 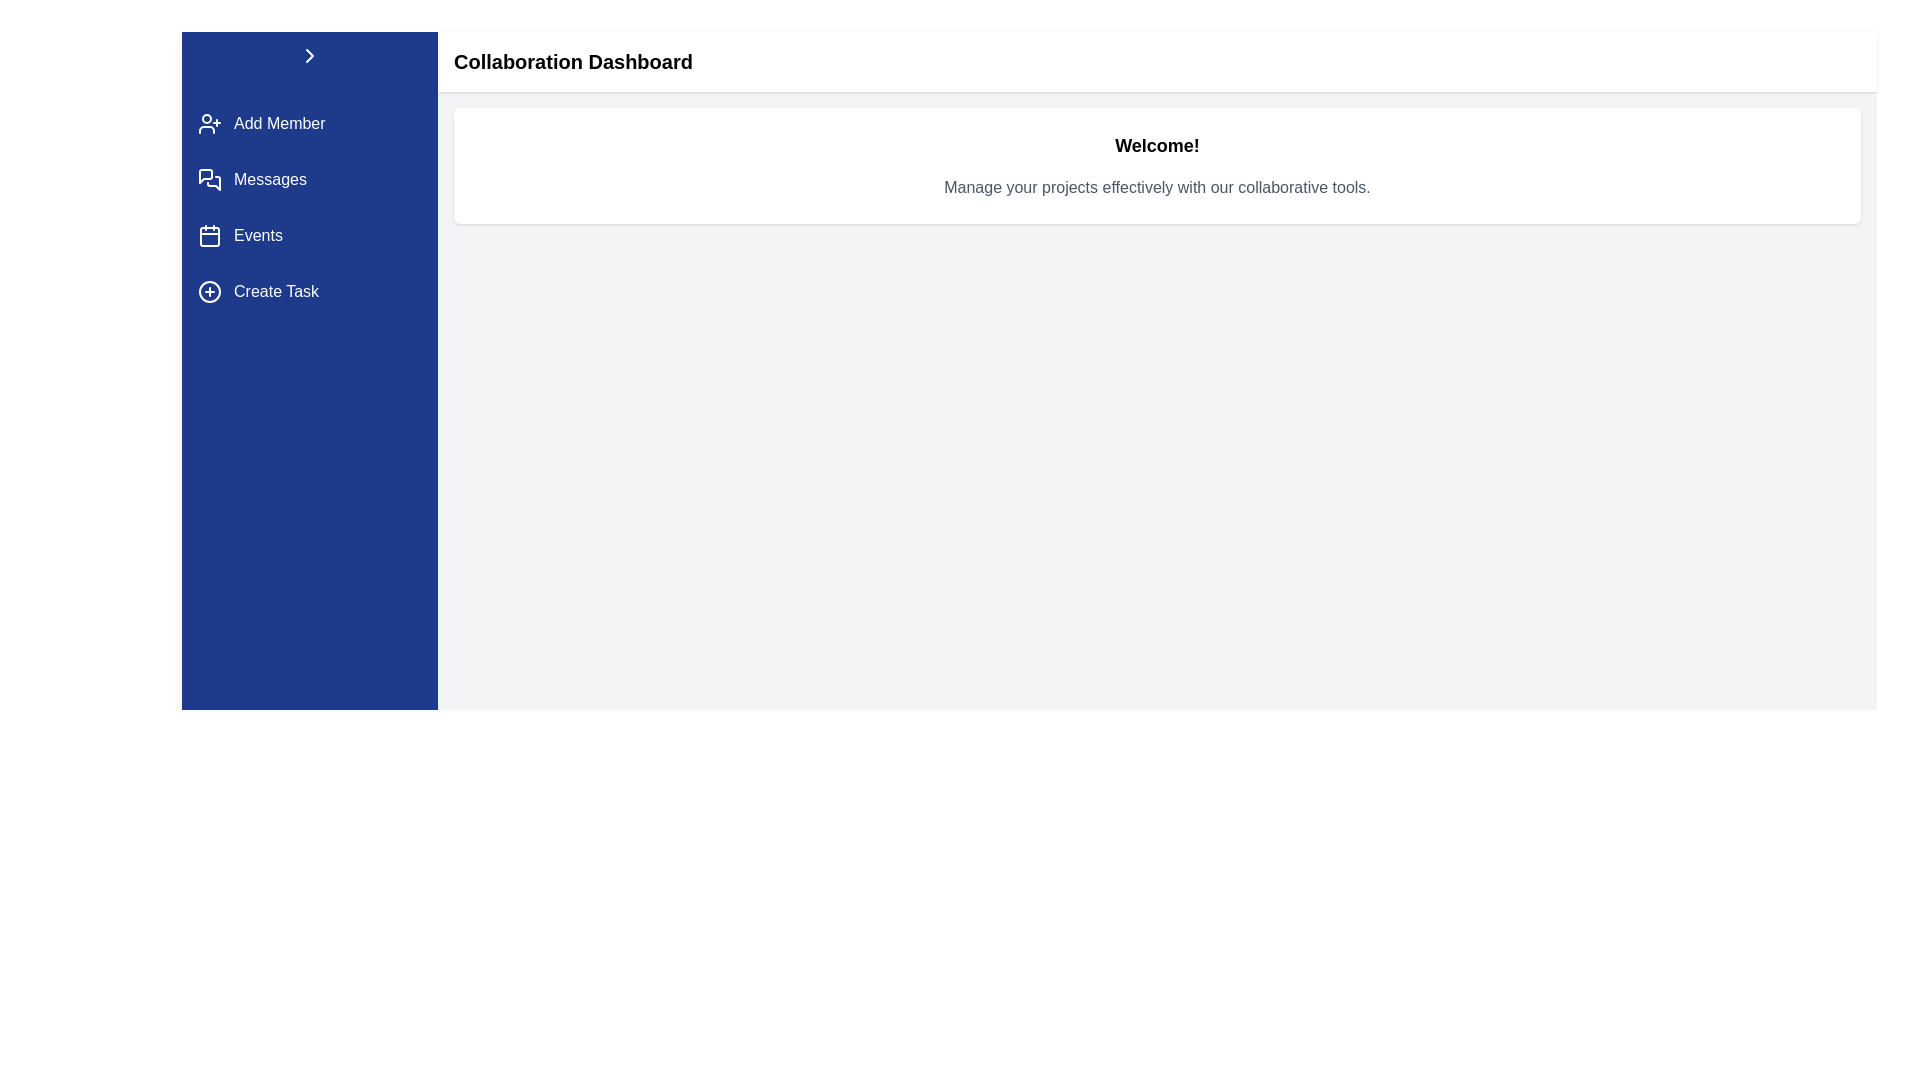 I want to click on the arrow icon located at the top-left corner of the blue sidebar, which allows users to collapse or expand the sidebar, so click(x=309, y=55).